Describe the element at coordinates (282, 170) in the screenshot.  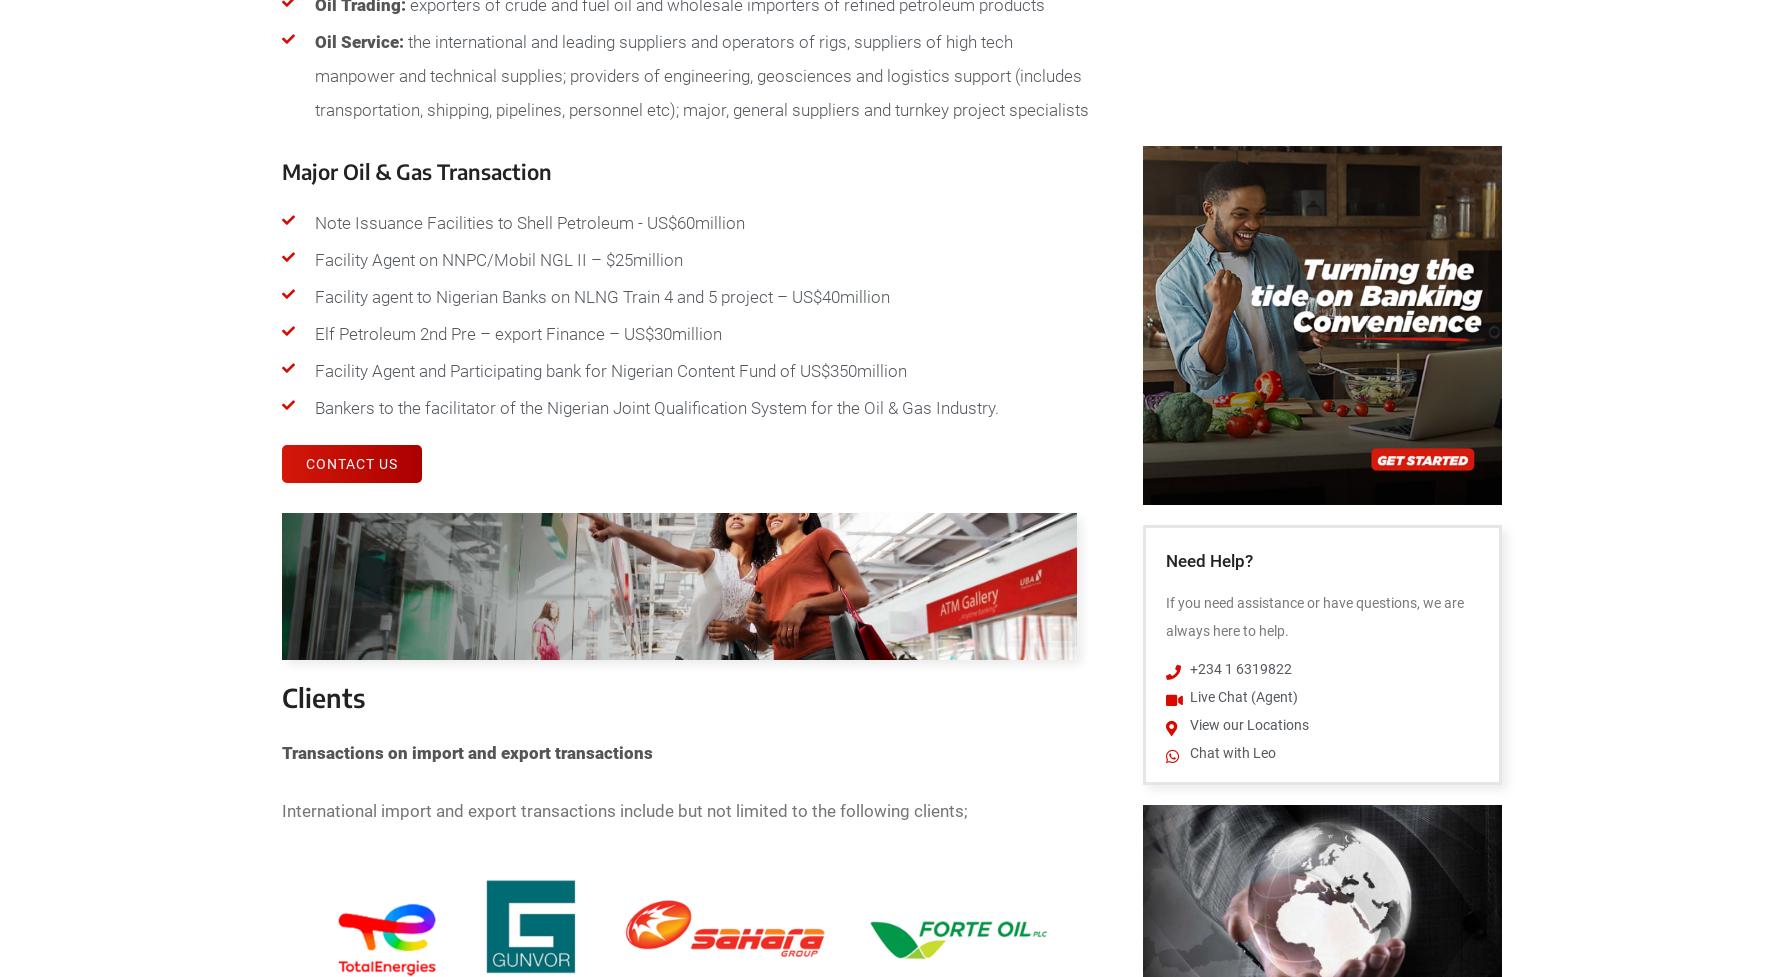
I see `'Major Oil & Gas Transaction'` at that location.